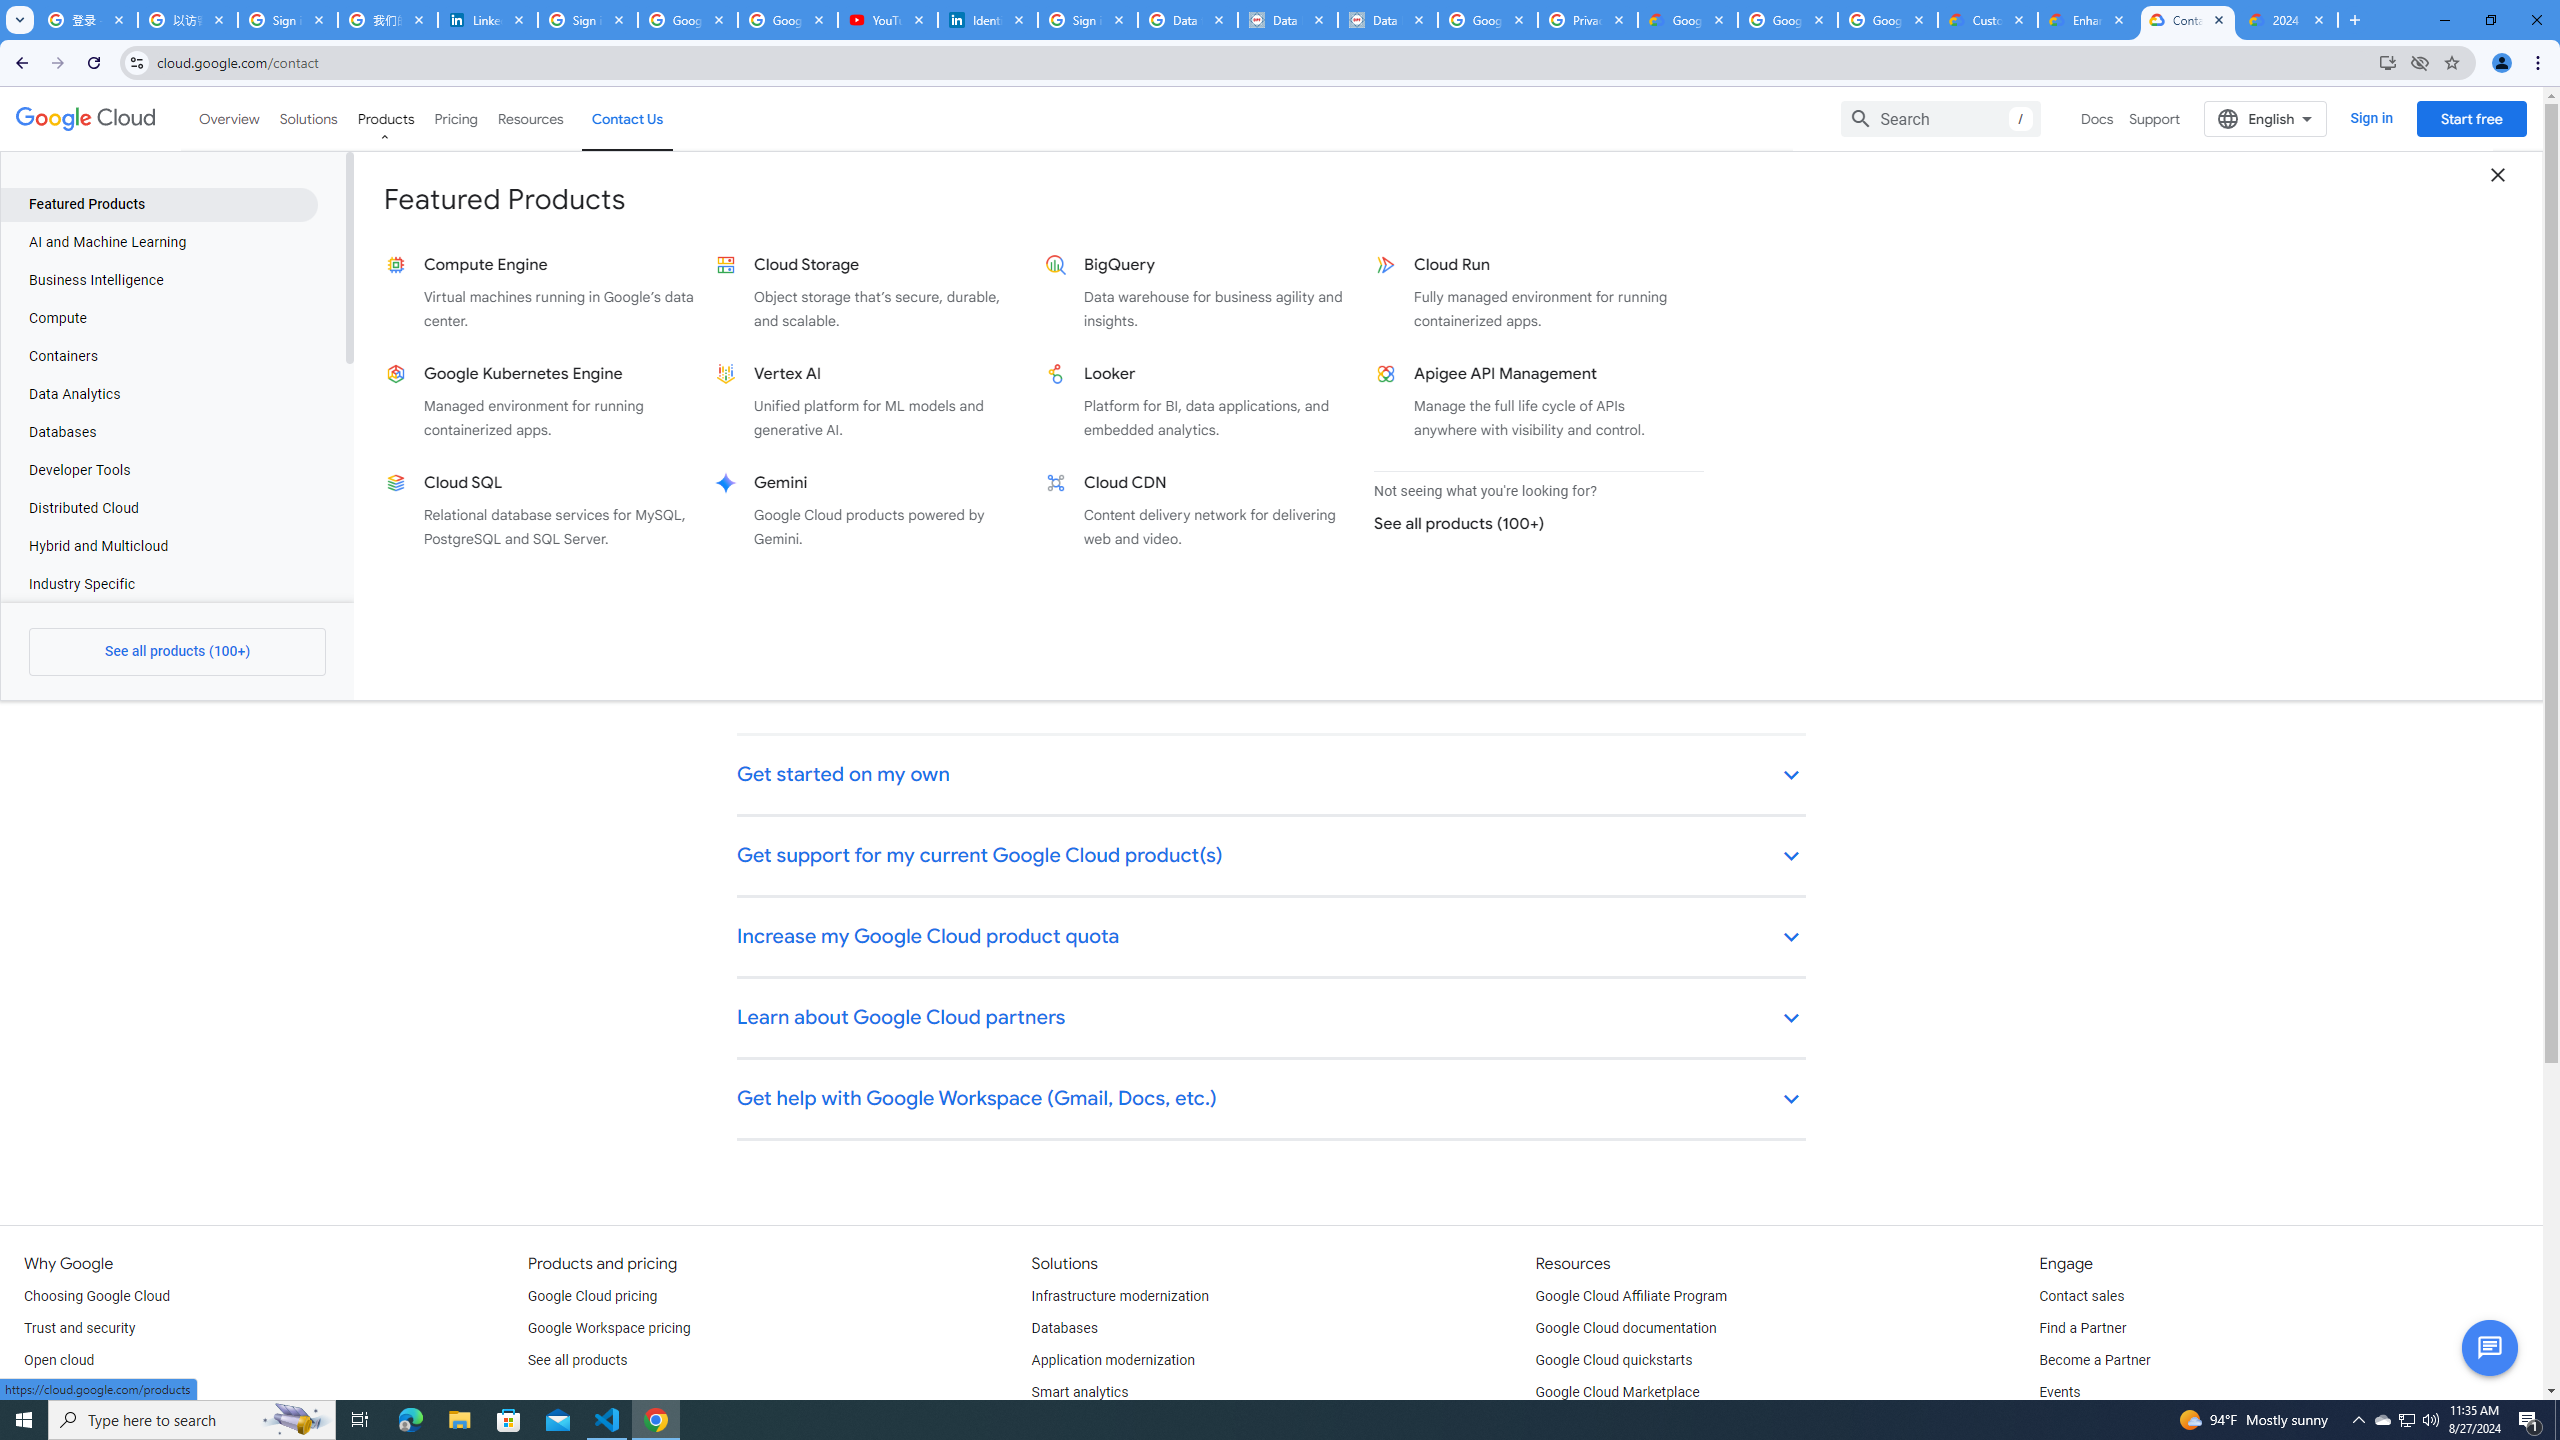 The height and width of the screenshot is (1440, 2560). What do you see at coordinates (158, 279) in the screenshot?
I see `'Business Intelligence'` at bounding box center [158, 279].